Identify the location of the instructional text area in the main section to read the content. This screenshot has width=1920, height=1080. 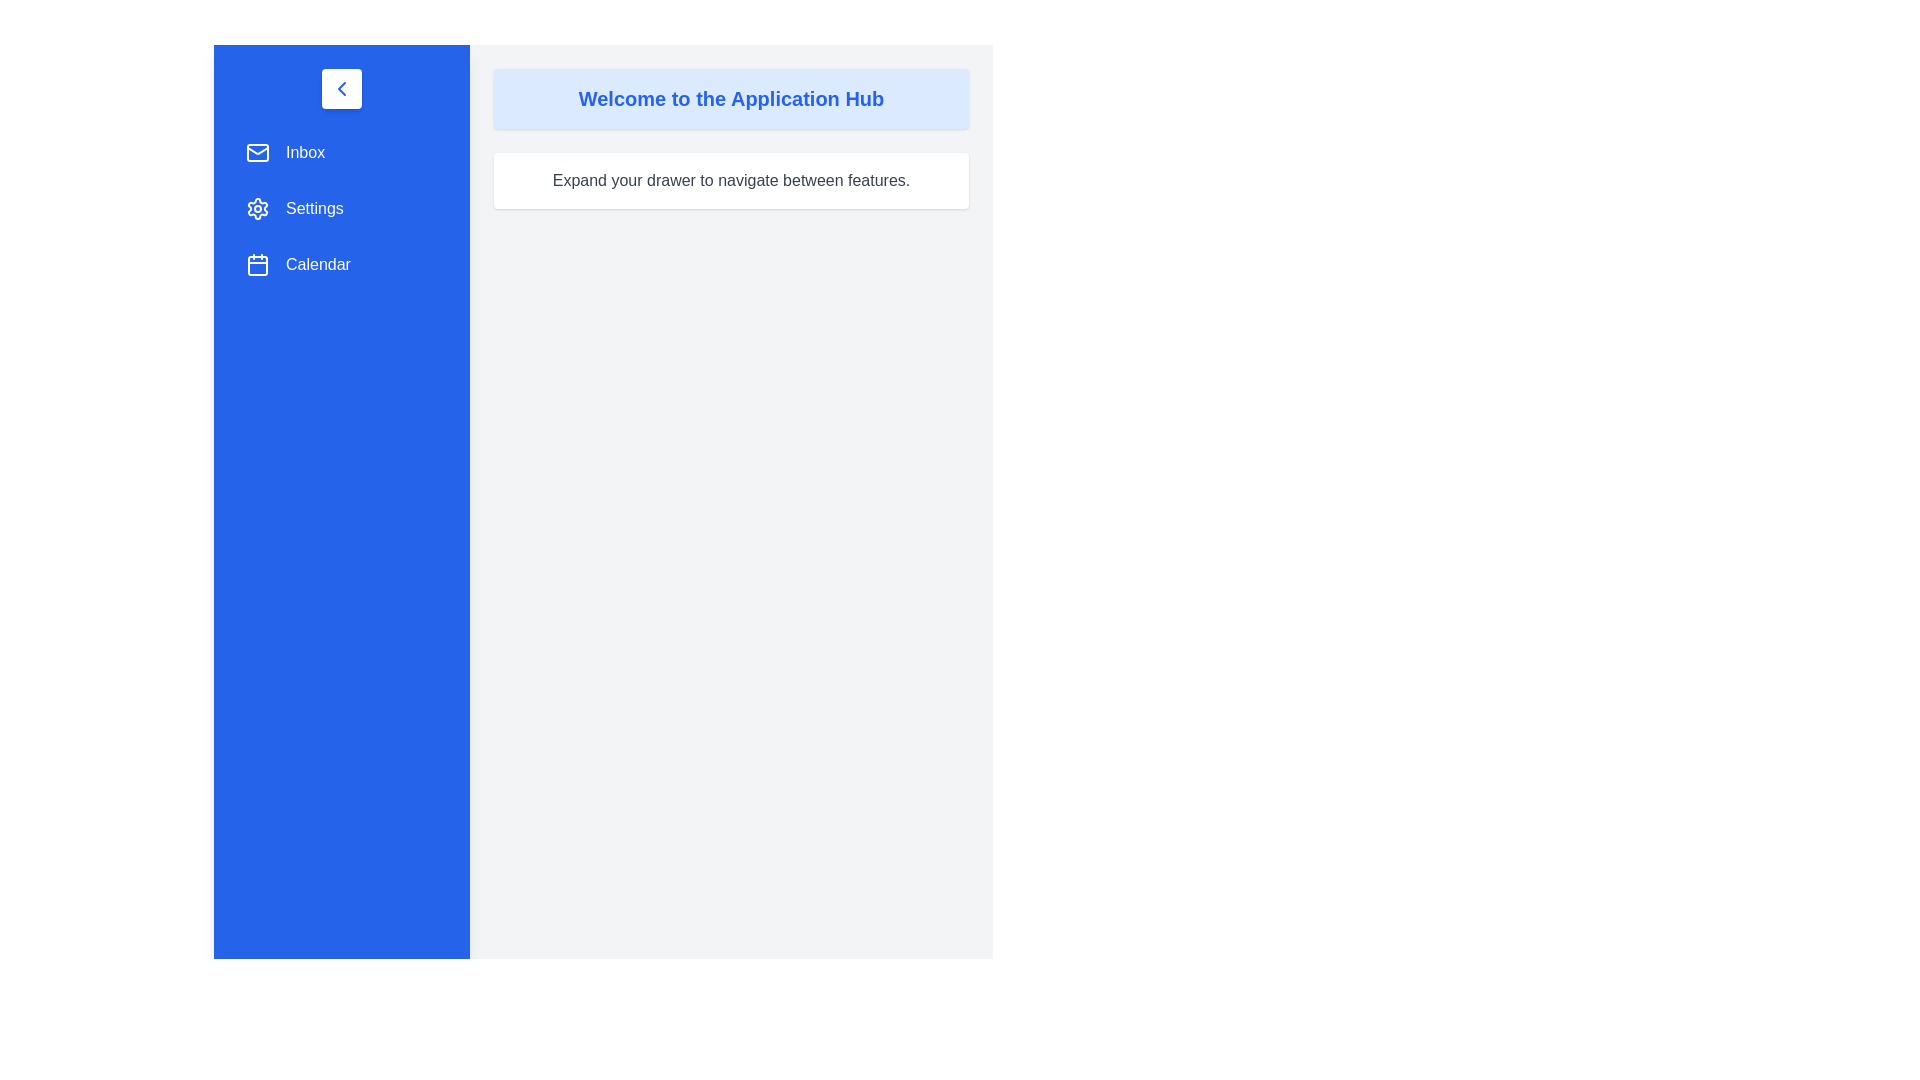
(730, 181).